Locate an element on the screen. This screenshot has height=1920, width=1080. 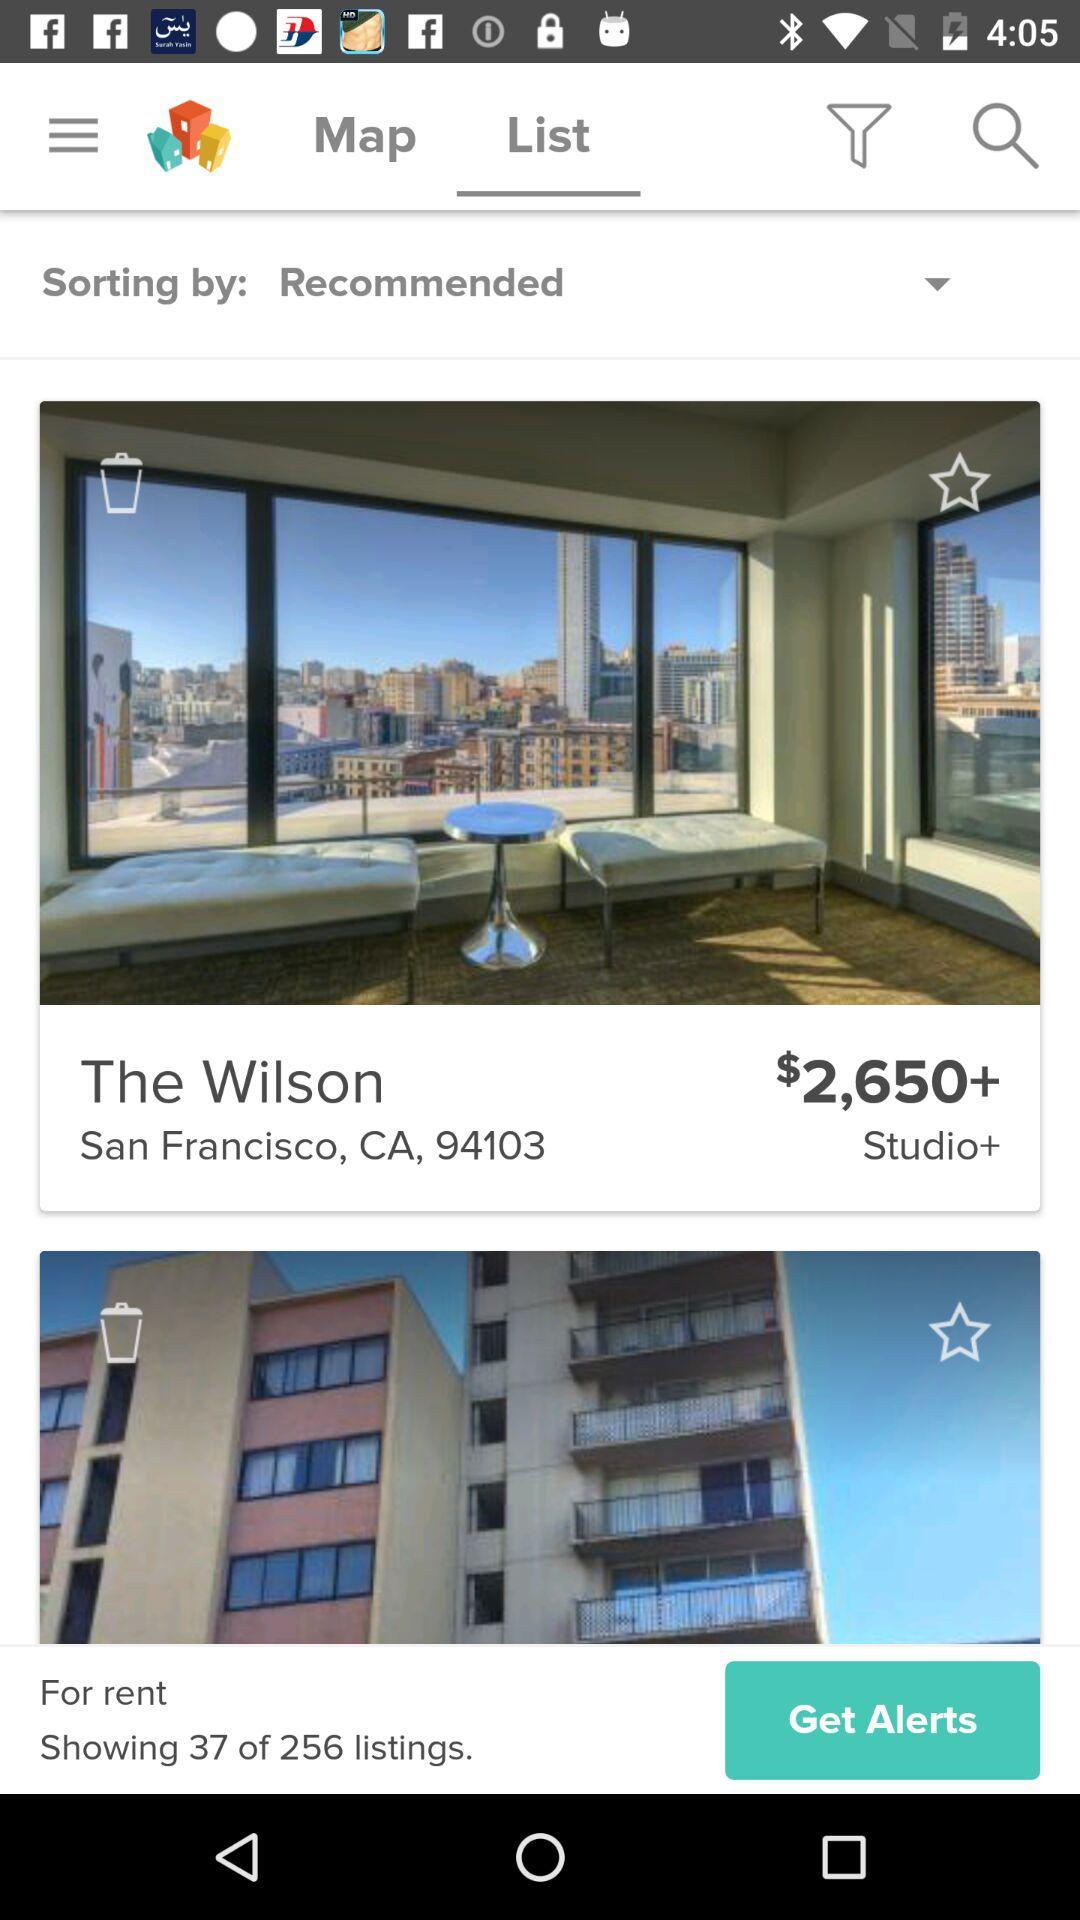
this listing is located at coordinates (957, 1332).